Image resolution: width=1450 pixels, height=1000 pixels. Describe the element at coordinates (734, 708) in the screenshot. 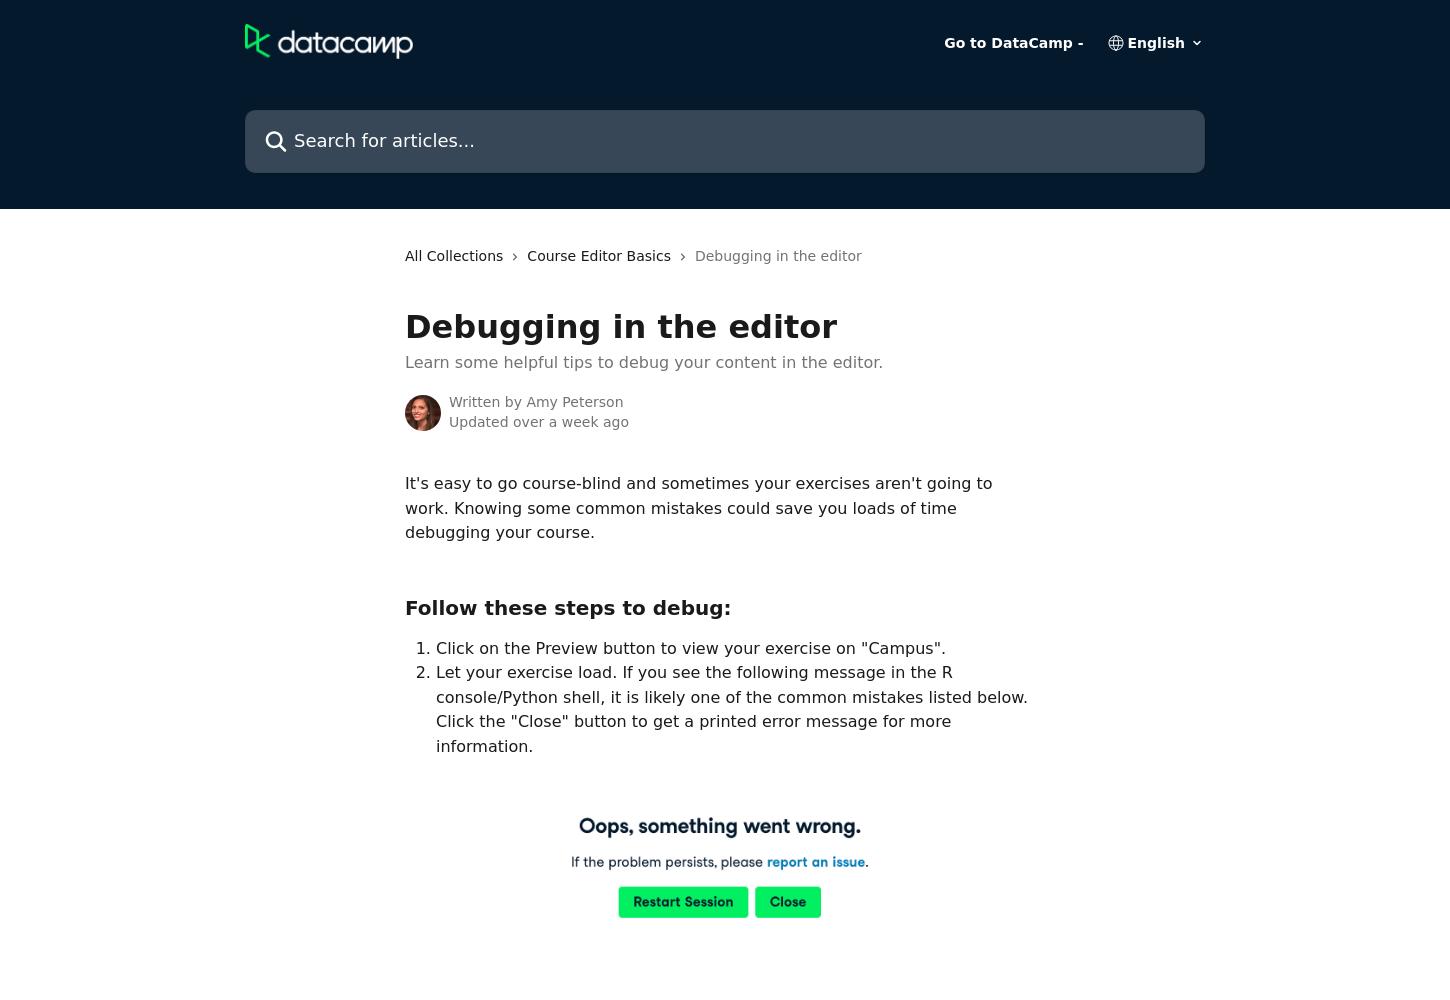

I see `'Let your exercise load. If you see the following message in the R console/Python shell, it is likely one of the common mistakes listed below. Click the "Close" button to get a printed error message for more information.'` at that location.